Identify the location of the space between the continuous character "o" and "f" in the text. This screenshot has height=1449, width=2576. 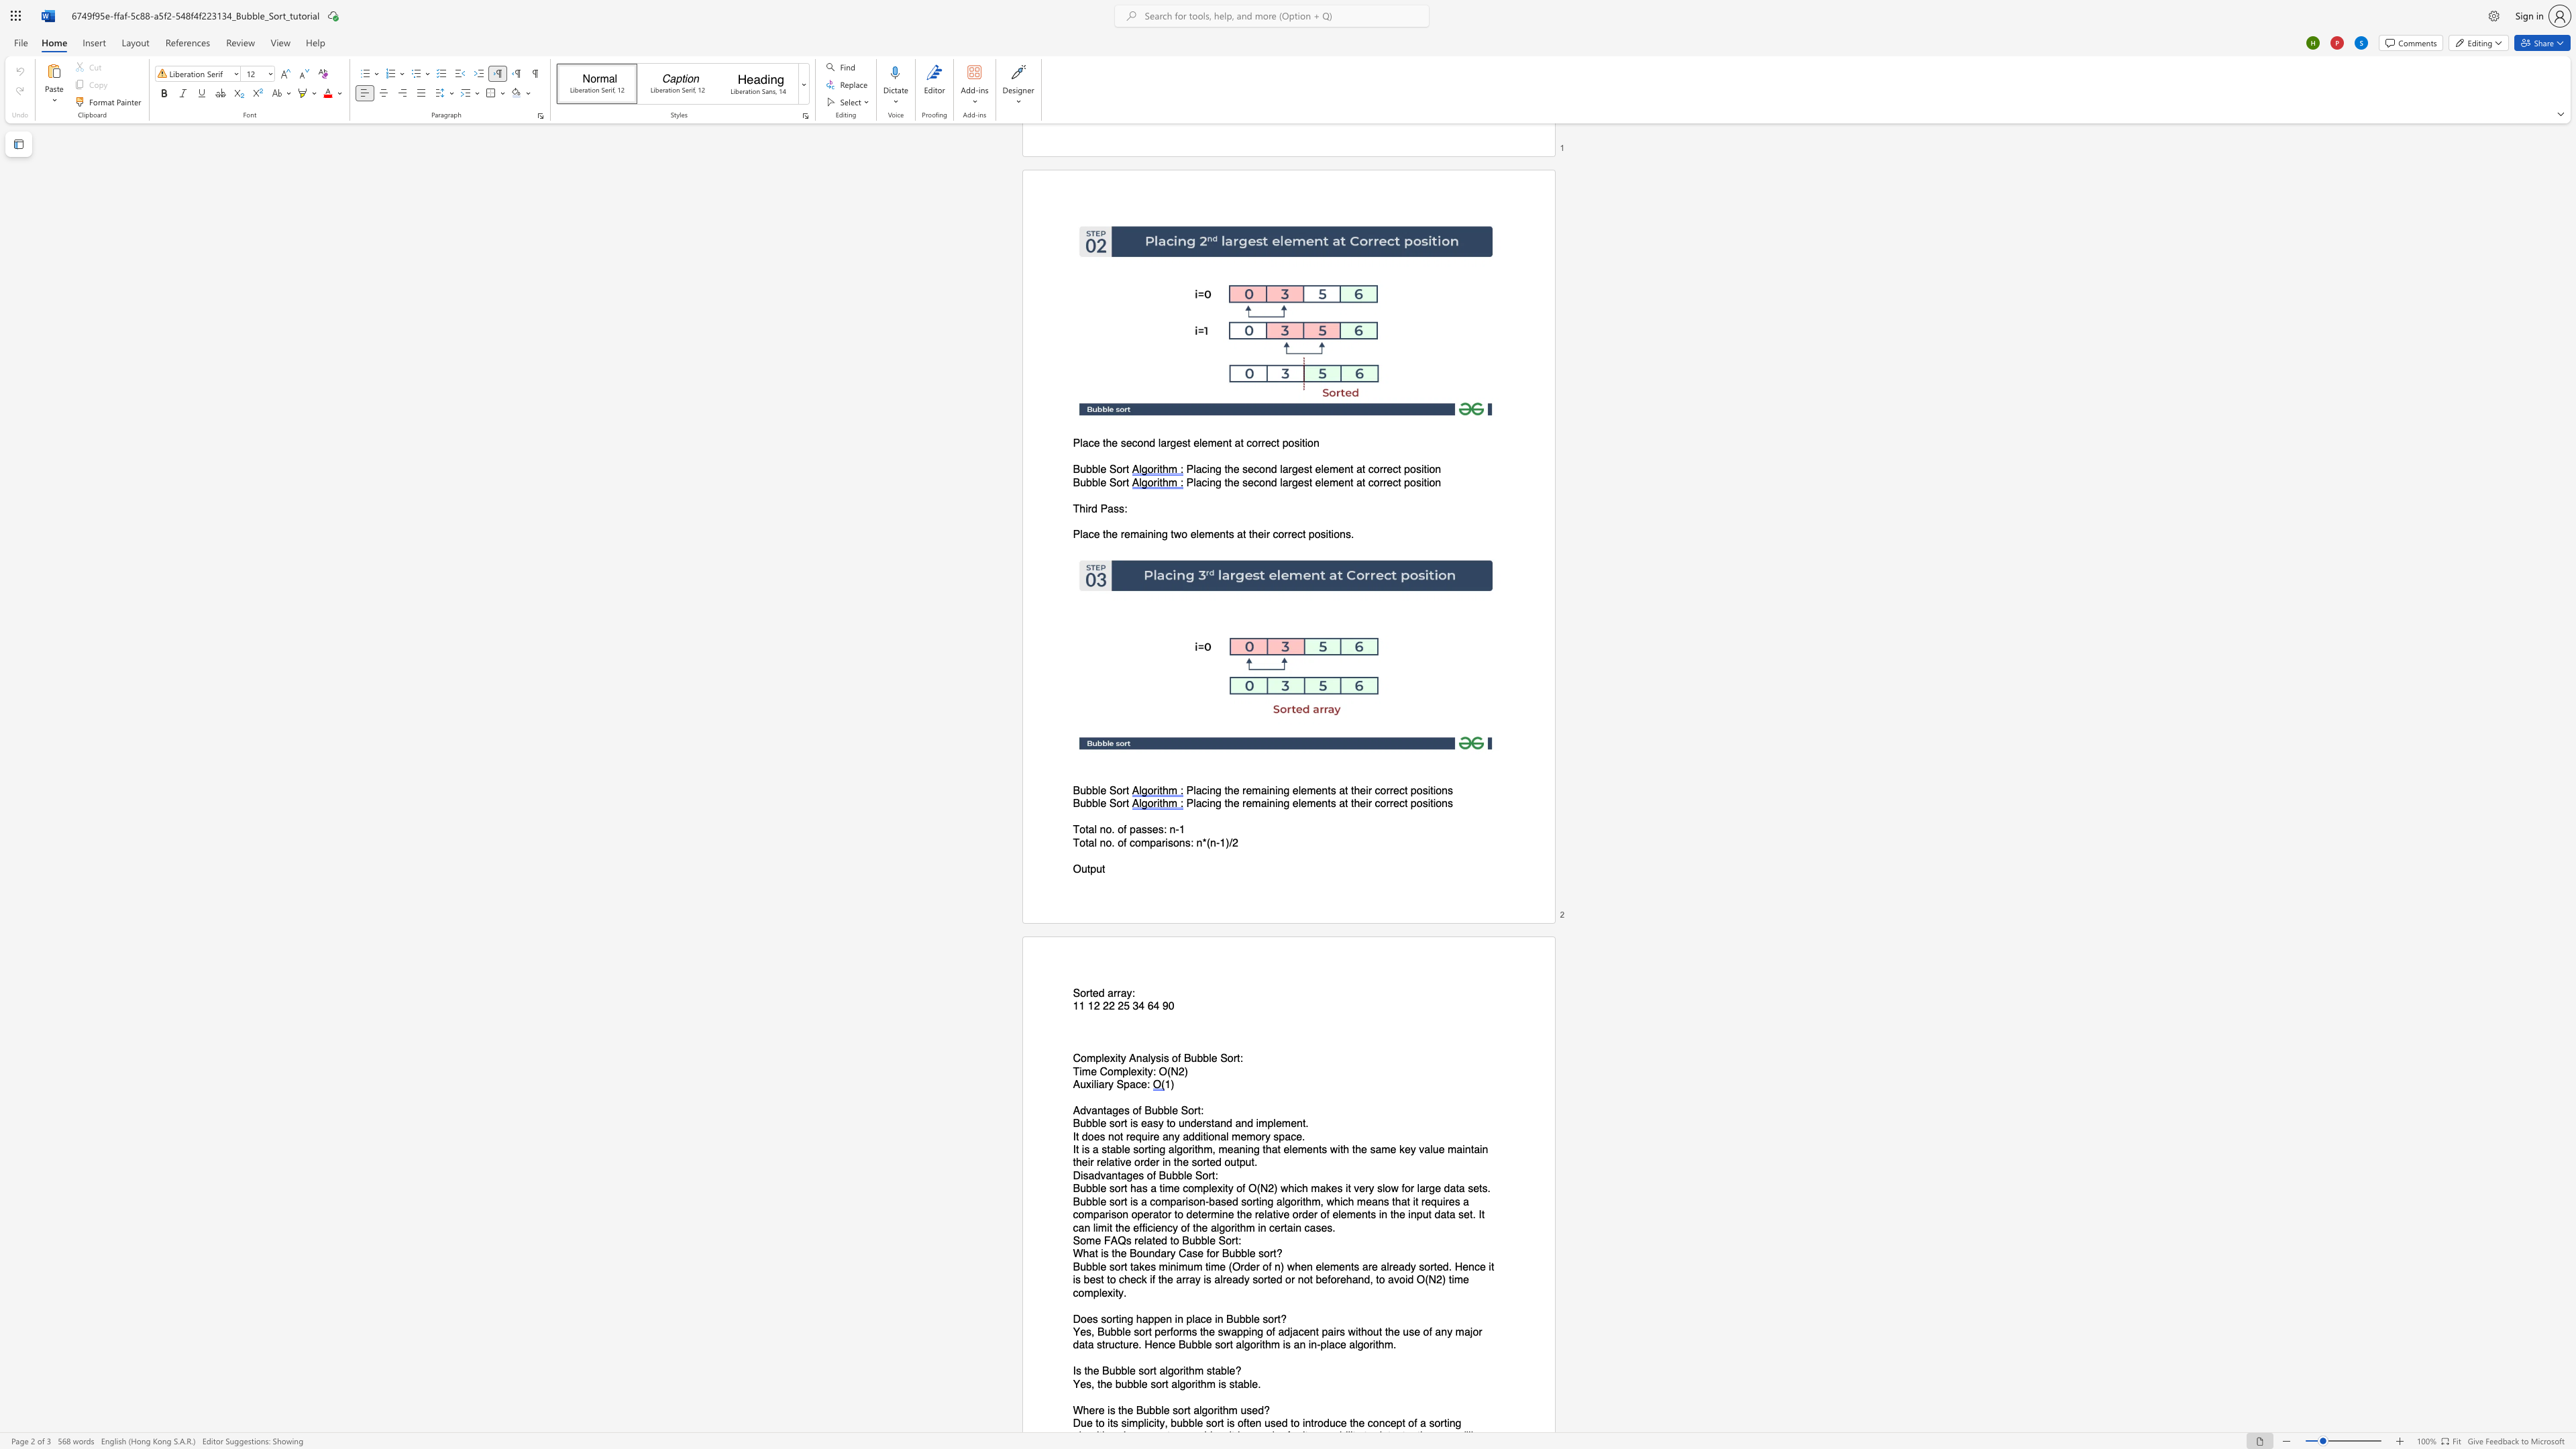
(1122, 842).